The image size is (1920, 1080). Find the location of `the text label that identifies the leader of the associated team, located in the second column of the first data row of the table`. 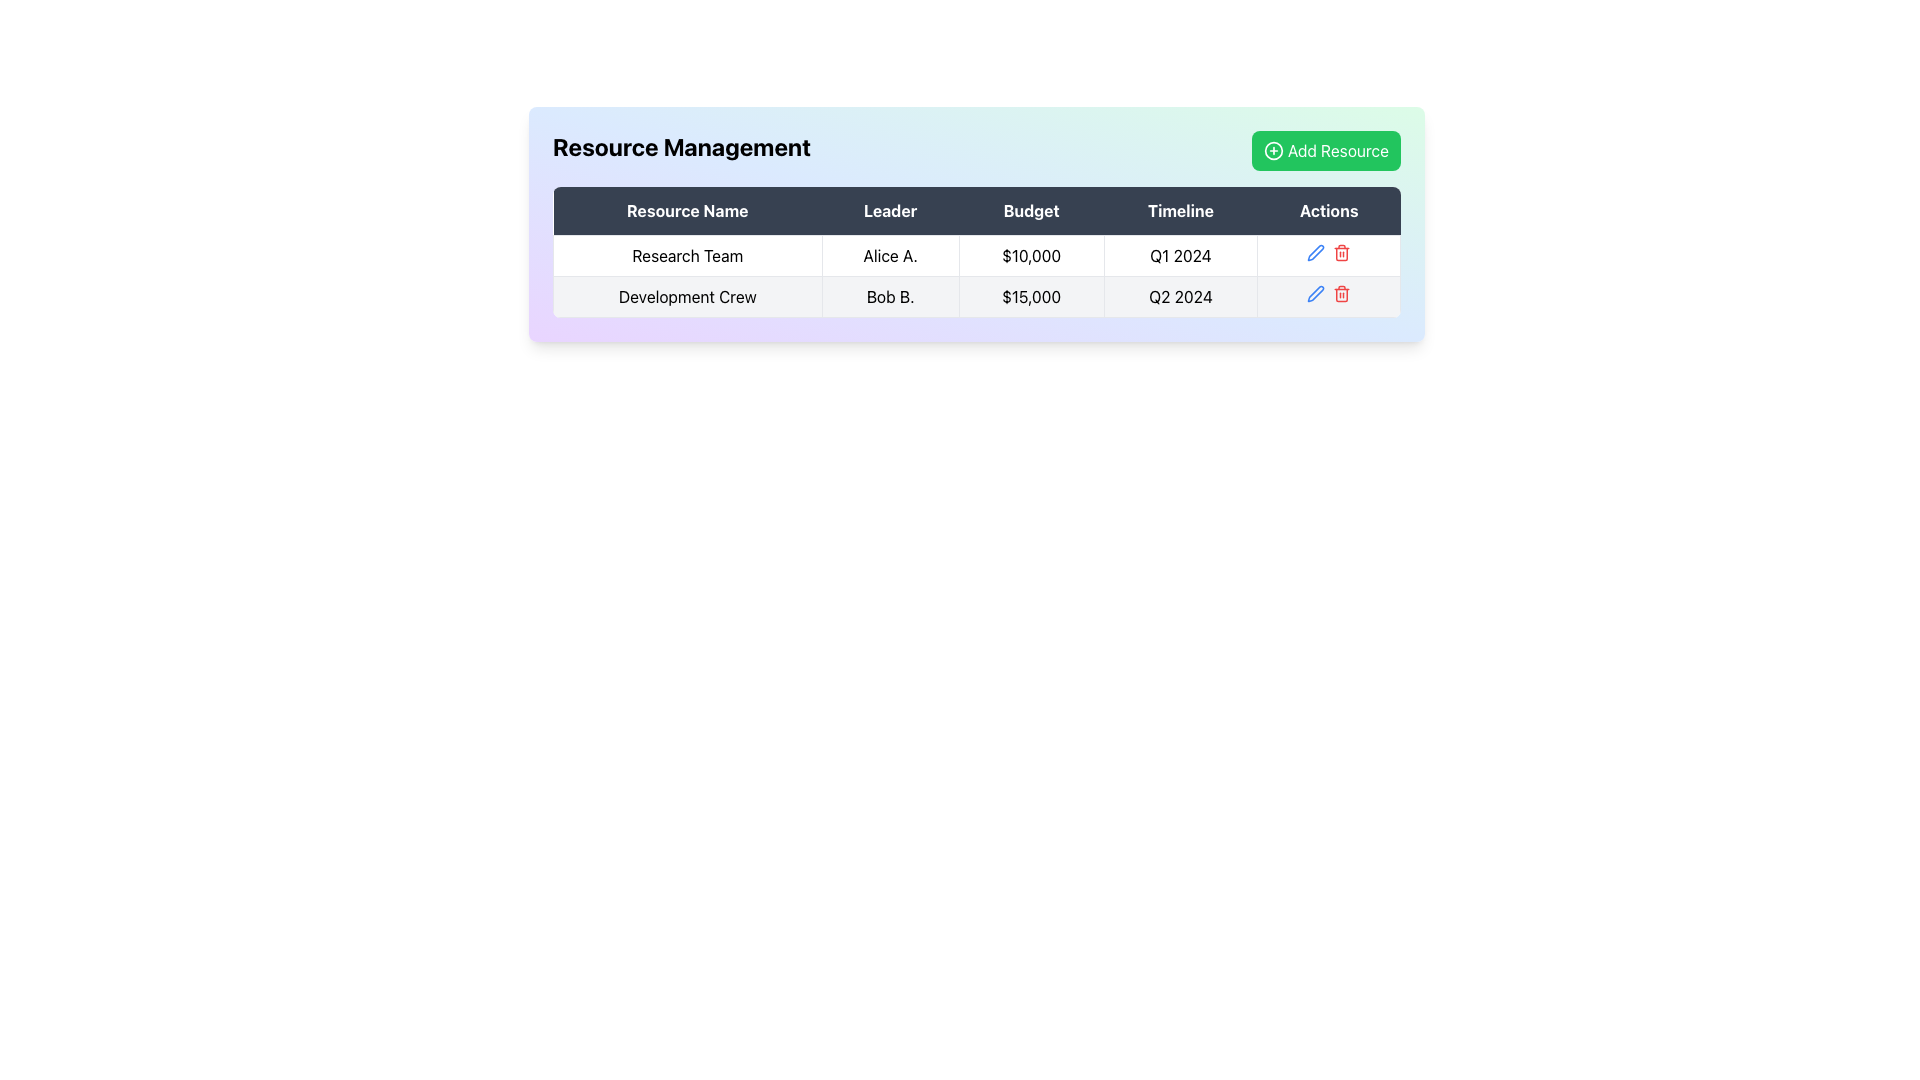

the text label that identifies the leader of the associated team, located in the second column of the first data row of the table is located at coordinates (889, 254).